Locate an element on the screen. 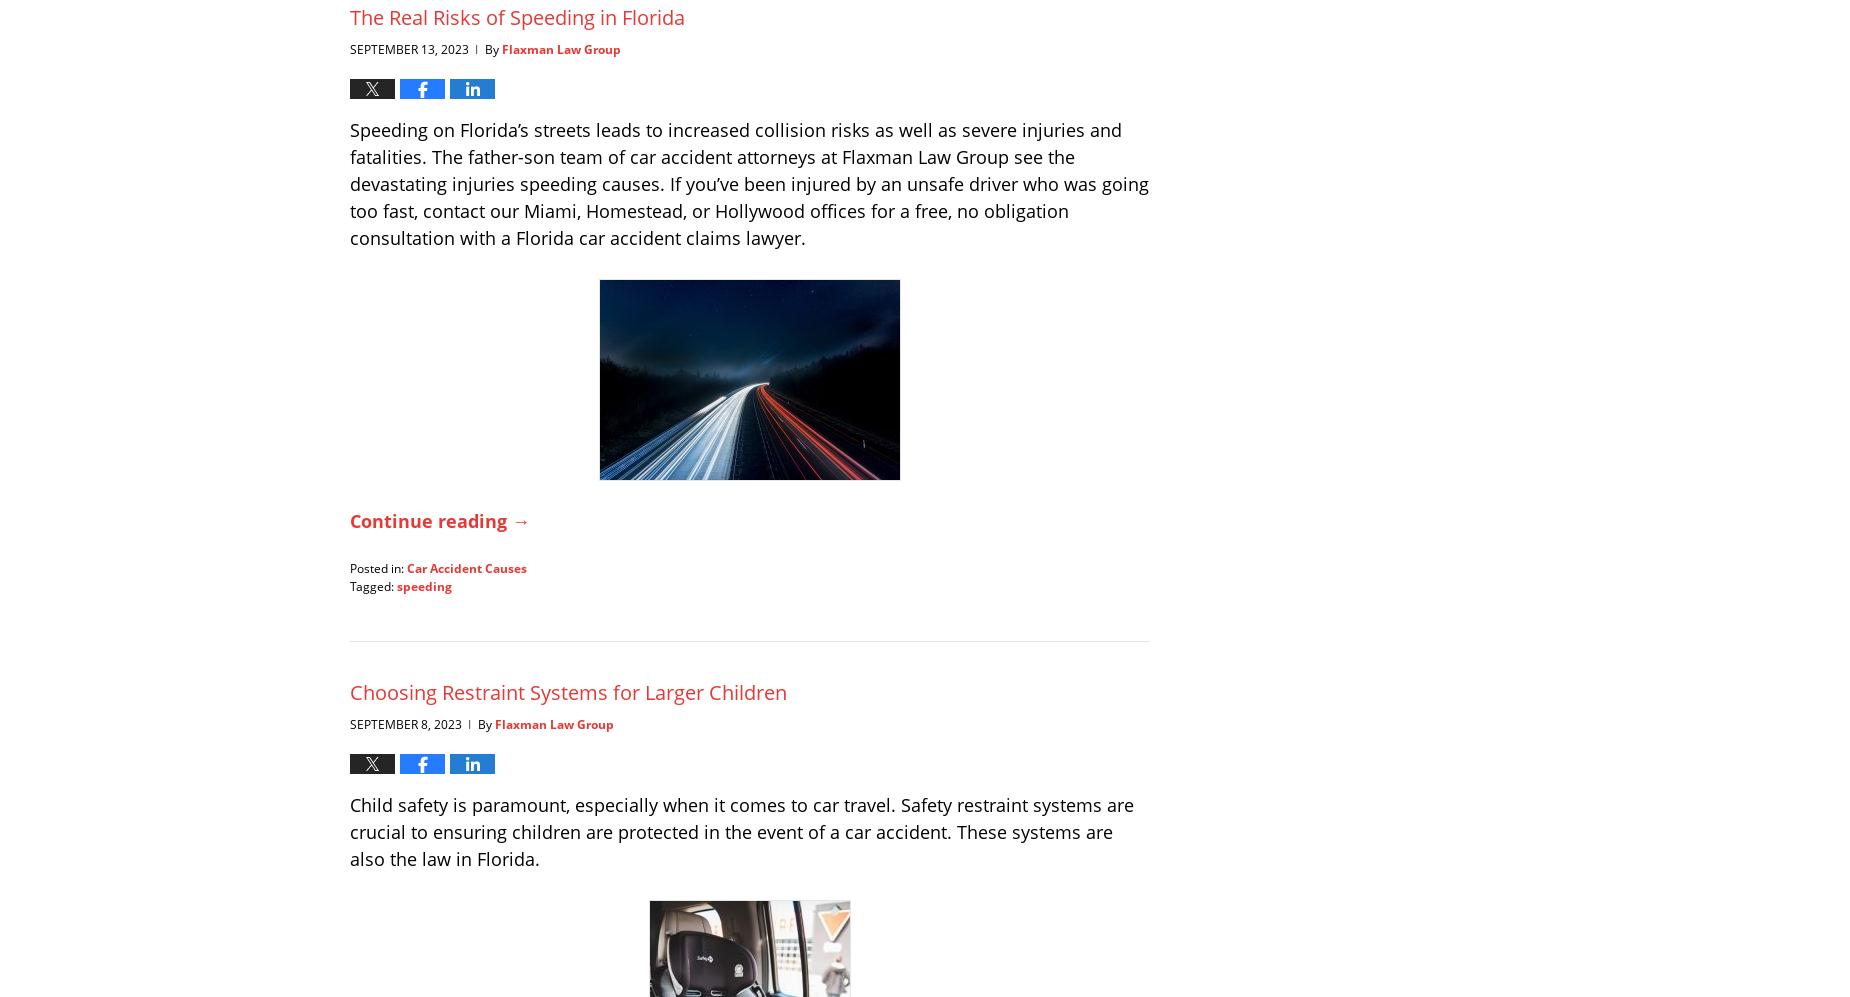 Image resolution: width=1850 pixels, height=997 pixels. 'speeding' is located at coordinates (423, 585).